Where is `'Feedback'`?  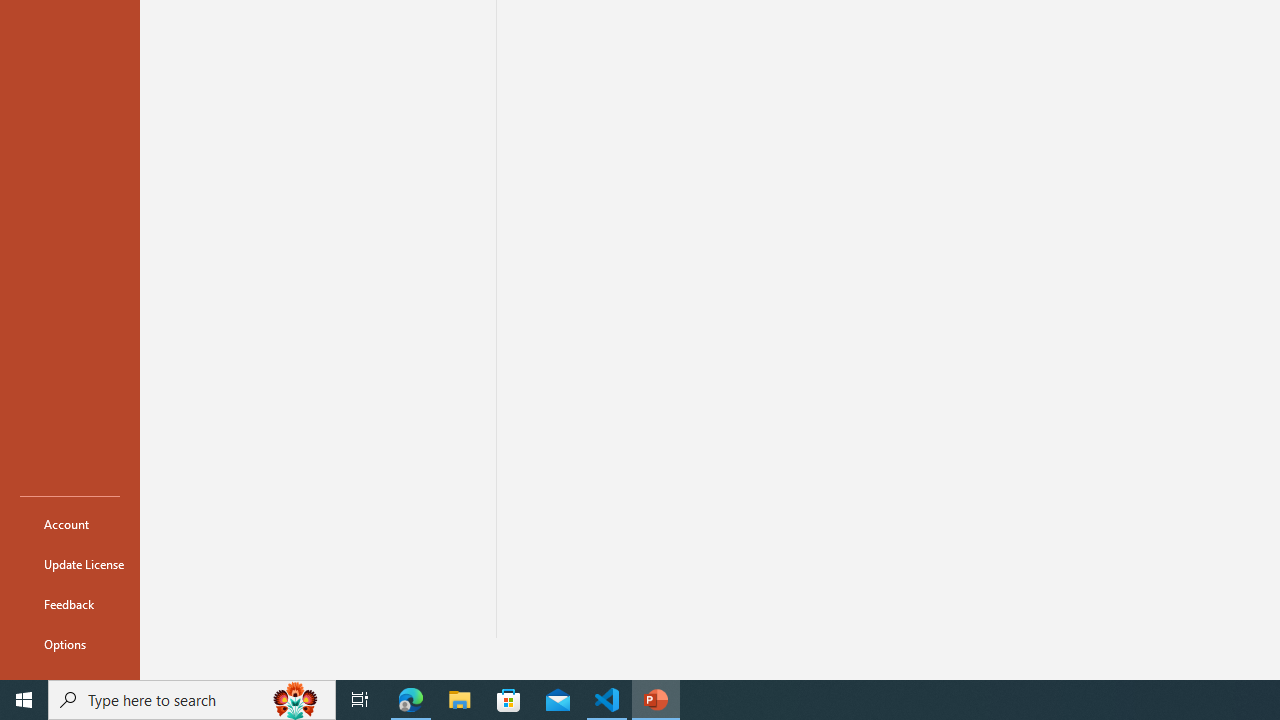 'Feedback' is located at coordinates (69, 603).